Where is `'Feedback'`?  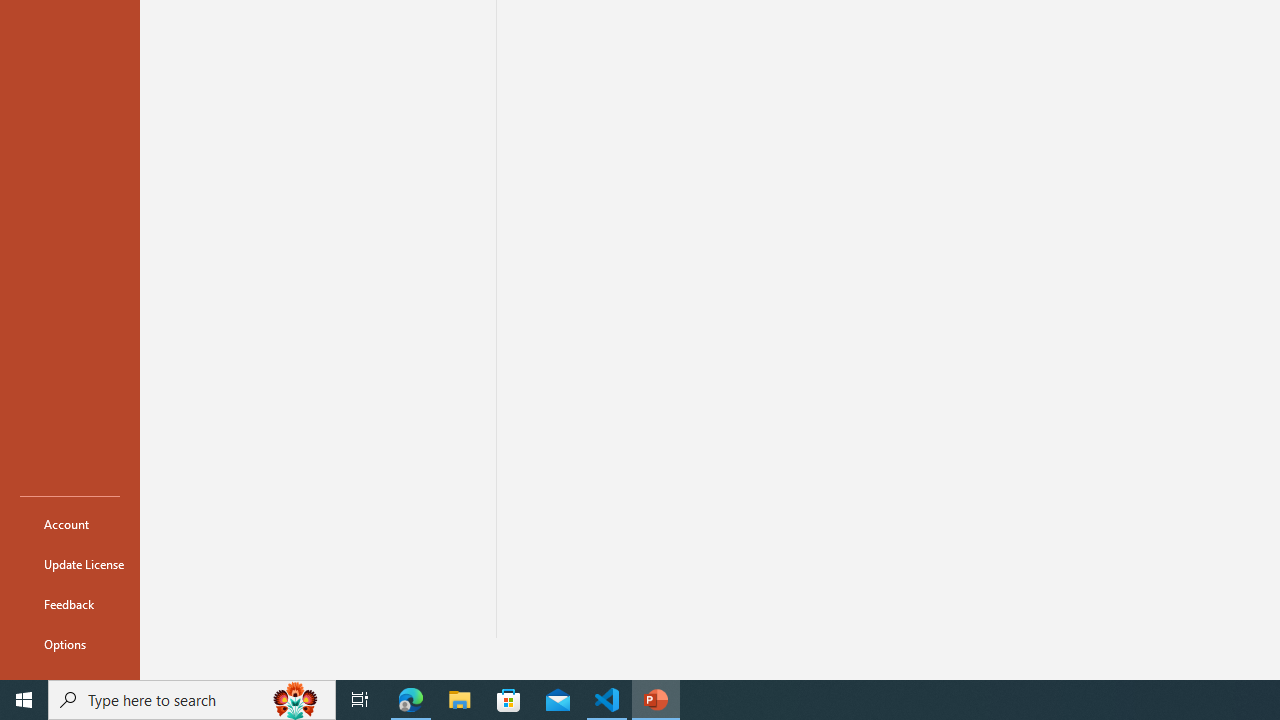 'Feedback' is located at coordinates (69, 603).